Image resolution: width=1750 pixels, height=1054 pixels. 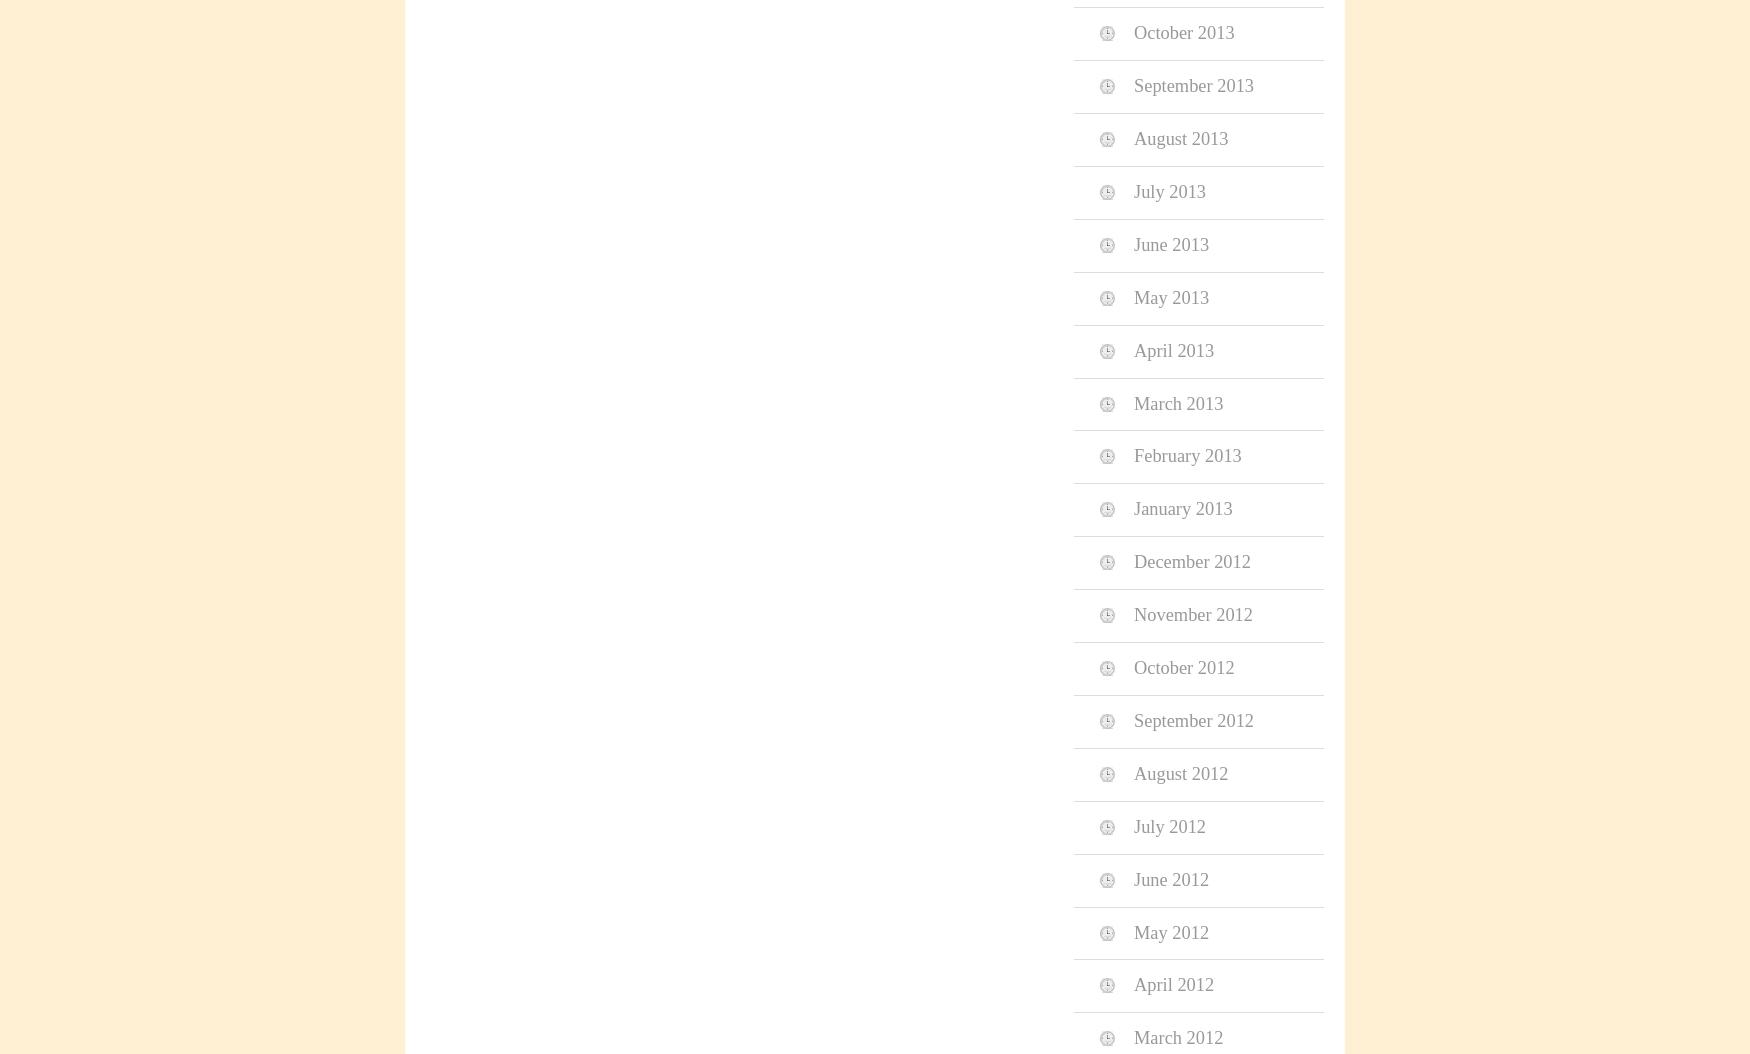 I want to click on 'December 2012', so click(x=1133, y=561).